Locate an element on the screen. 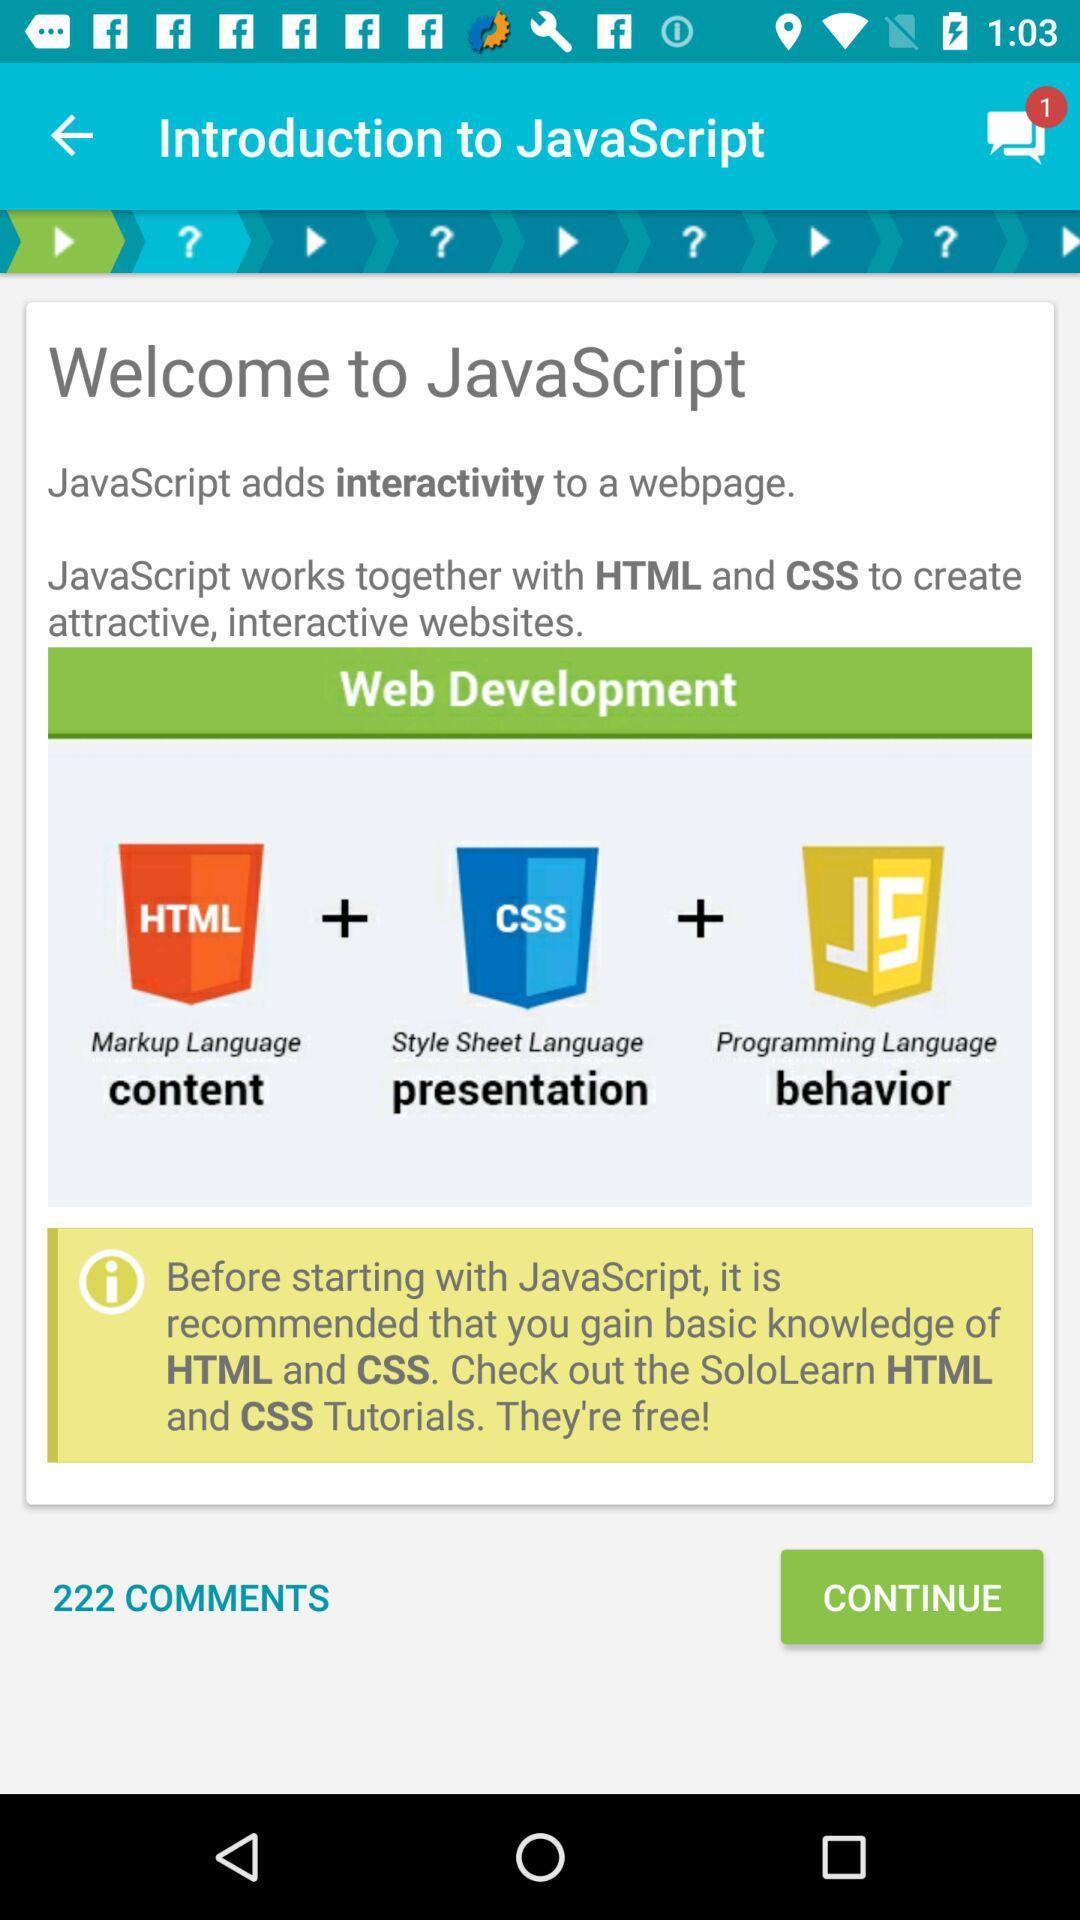 This screenshot has height=1920, width=1080. the play icon is located at coordinates (1043, 240).